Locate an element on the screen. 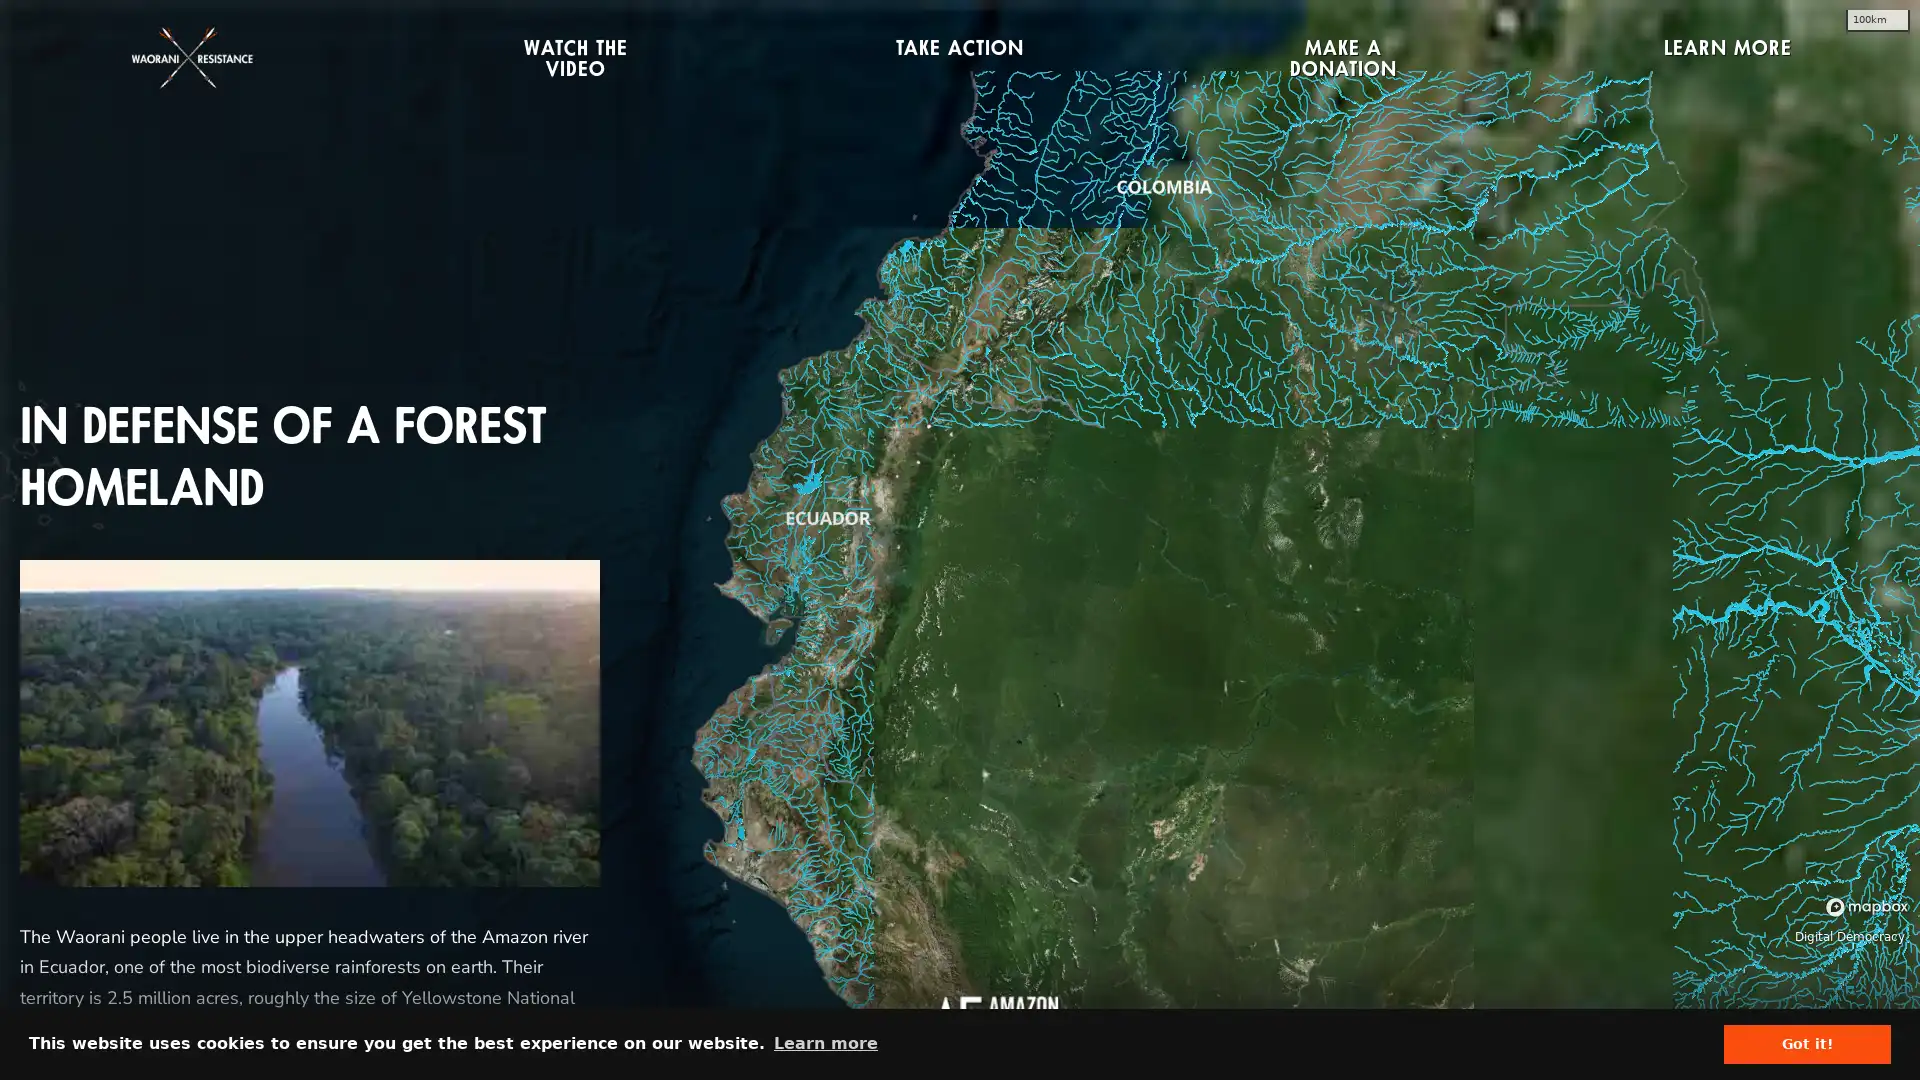 Image resolution: width=1920 pixels, height=1080 pixels. learn more about cookies is located at coordinates (825, 1043).